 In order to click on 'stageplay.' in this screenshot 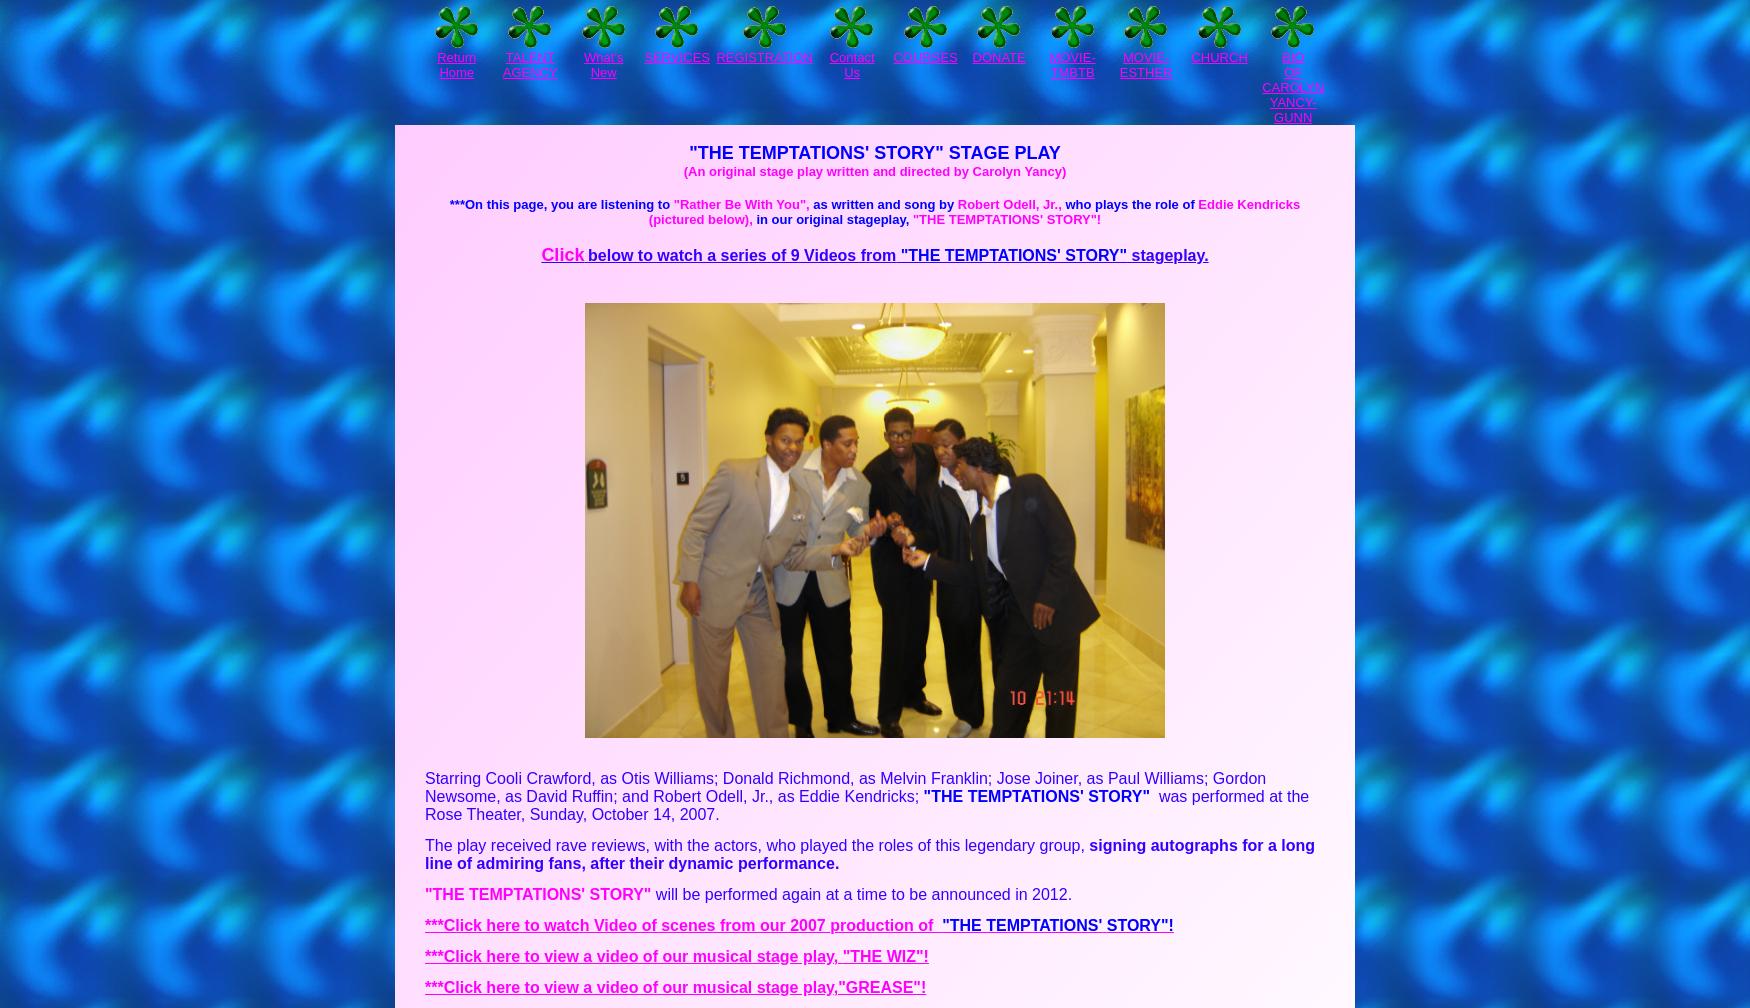, I will do `click(1166, 255)`.